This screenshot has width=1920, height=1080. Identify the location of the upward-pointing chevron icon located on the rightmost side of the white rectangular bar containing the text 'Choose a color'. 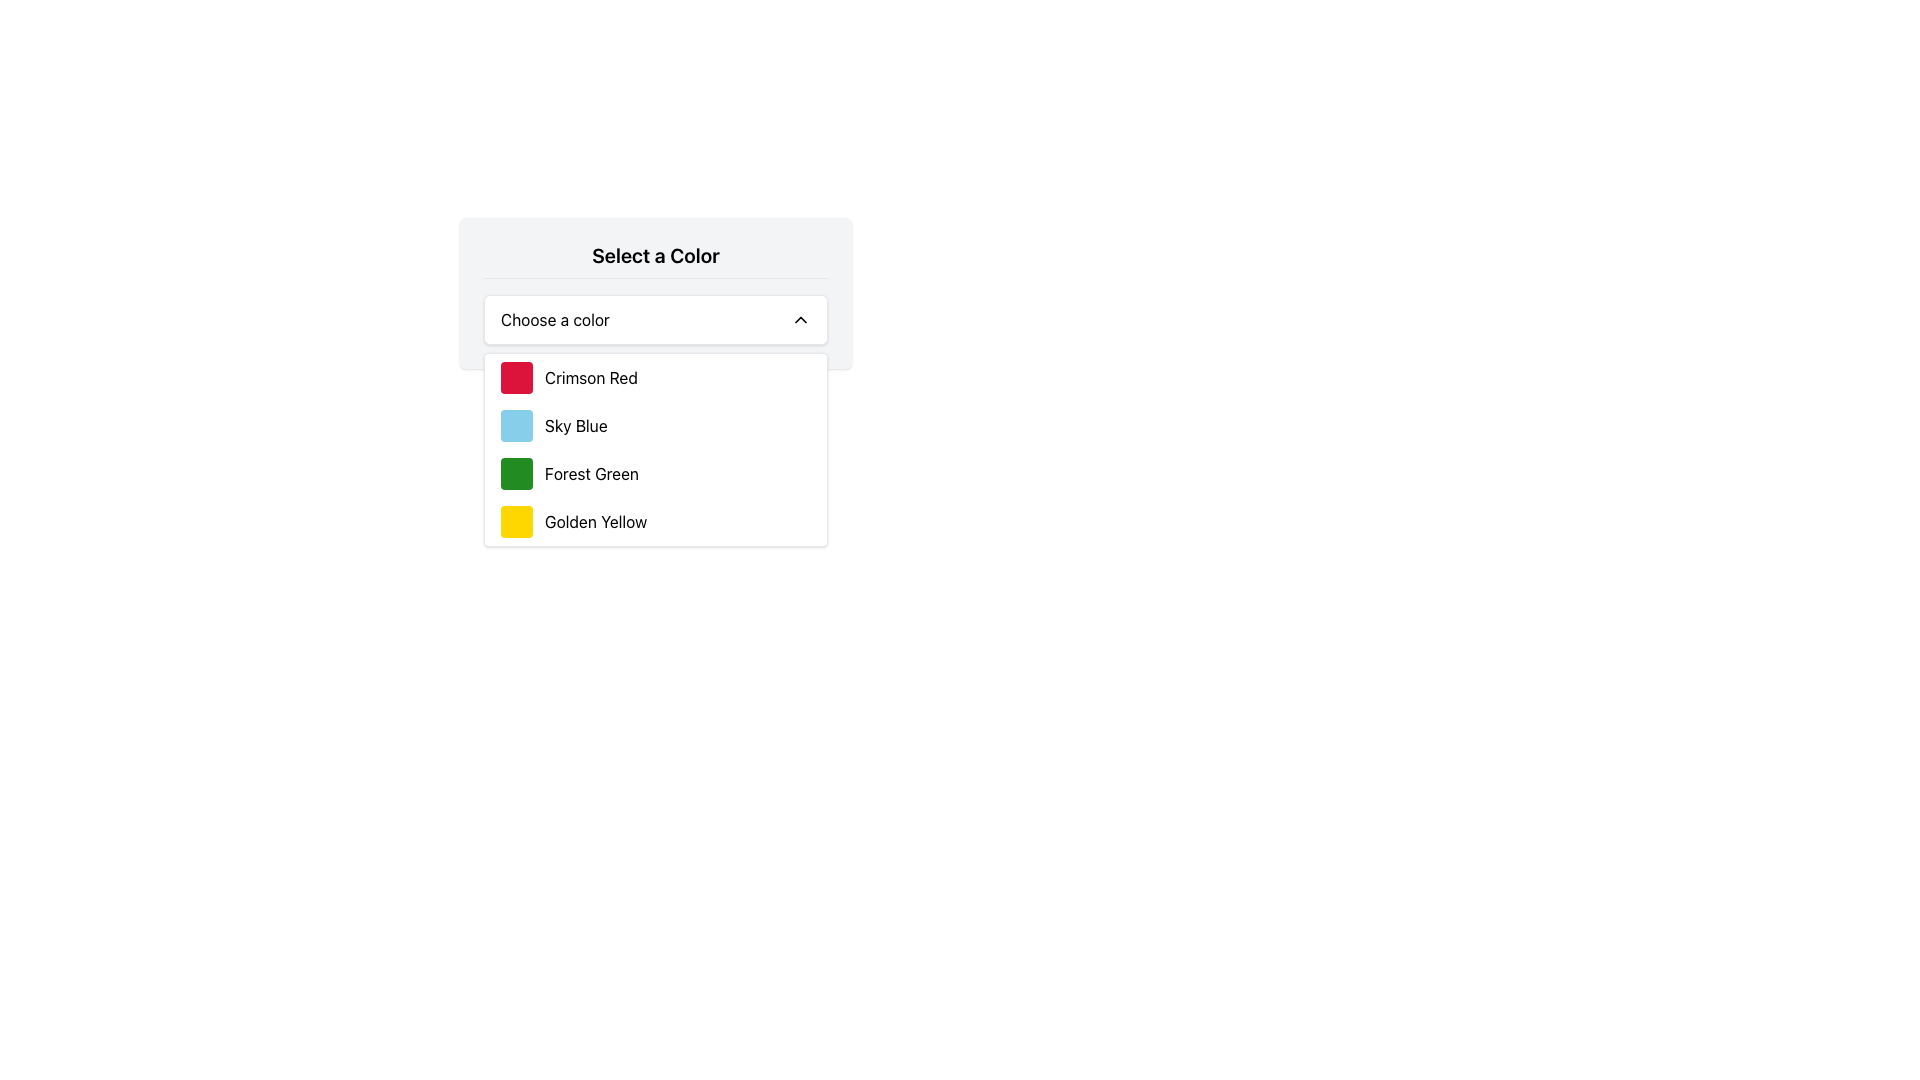
(801, 319).